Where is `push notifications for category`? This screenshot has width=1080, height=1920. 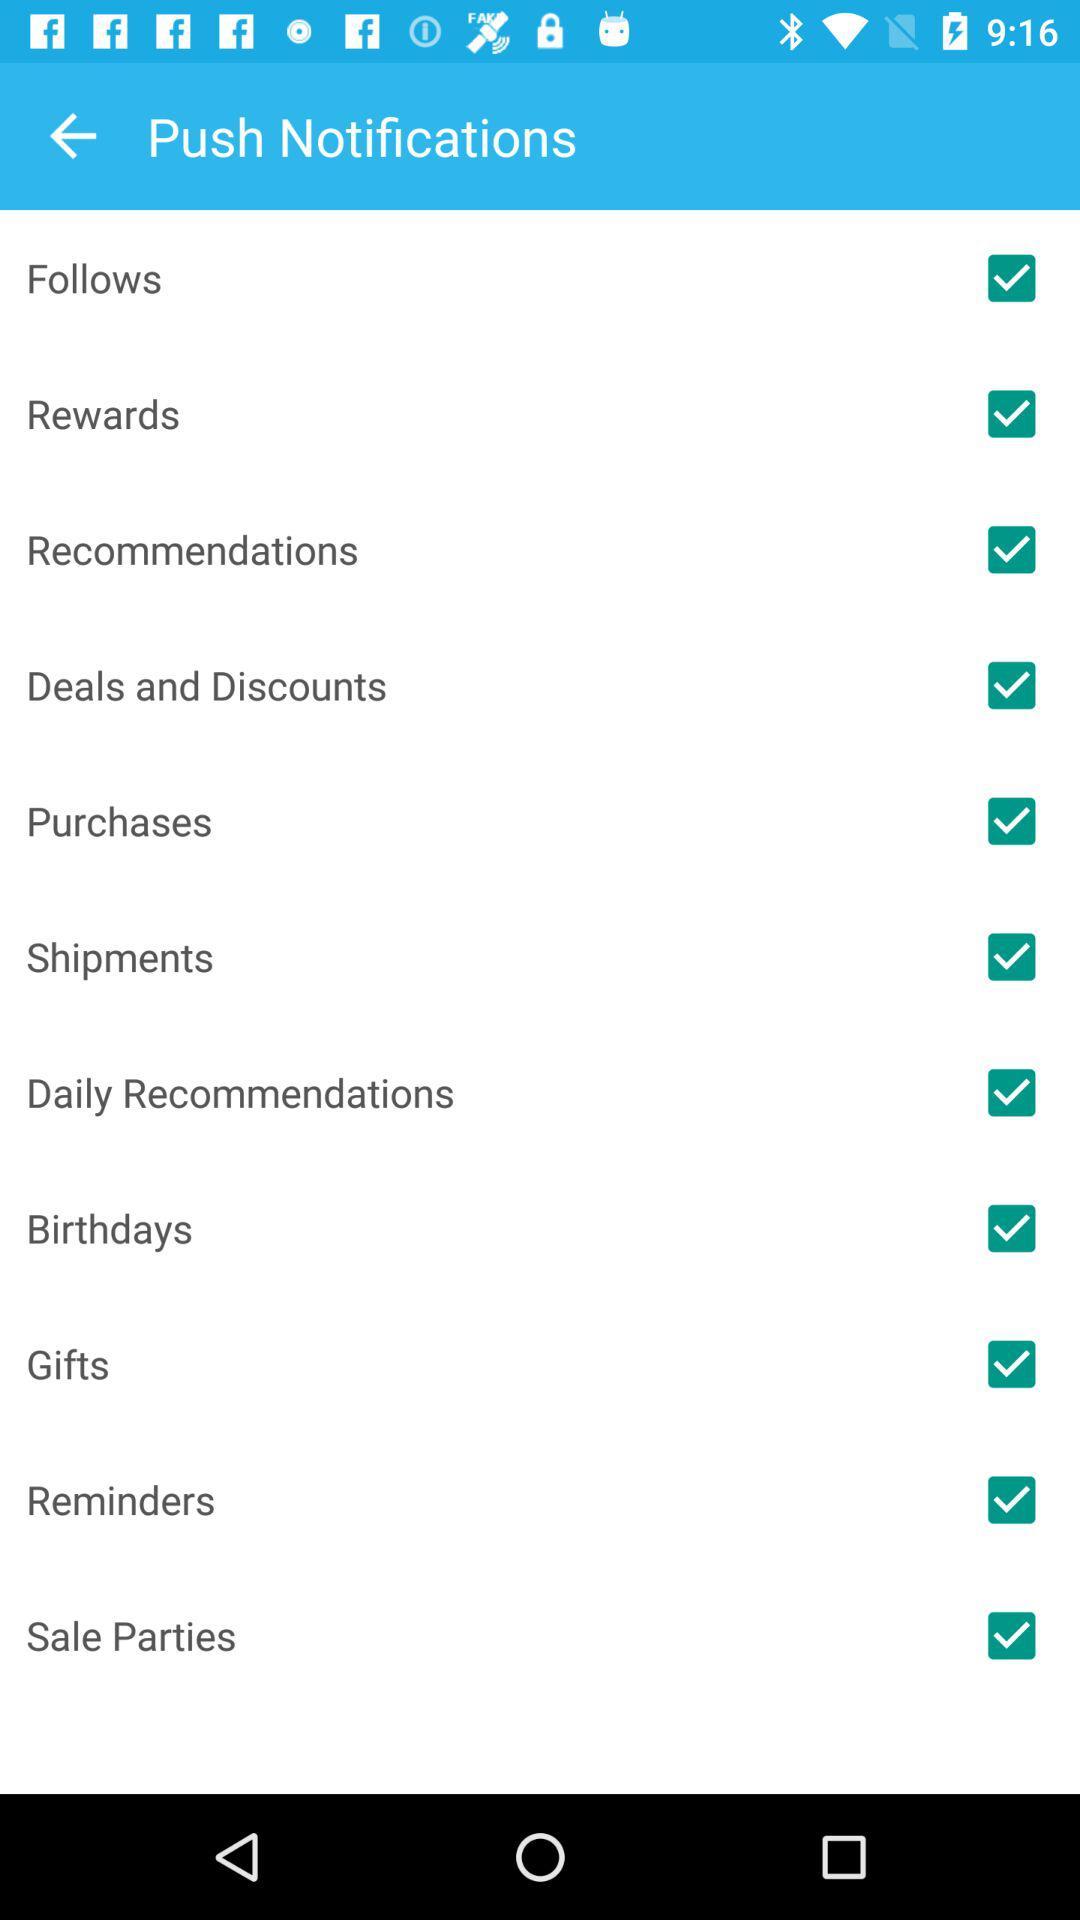
push notifications for category is located at coordinates (1011, 1091).